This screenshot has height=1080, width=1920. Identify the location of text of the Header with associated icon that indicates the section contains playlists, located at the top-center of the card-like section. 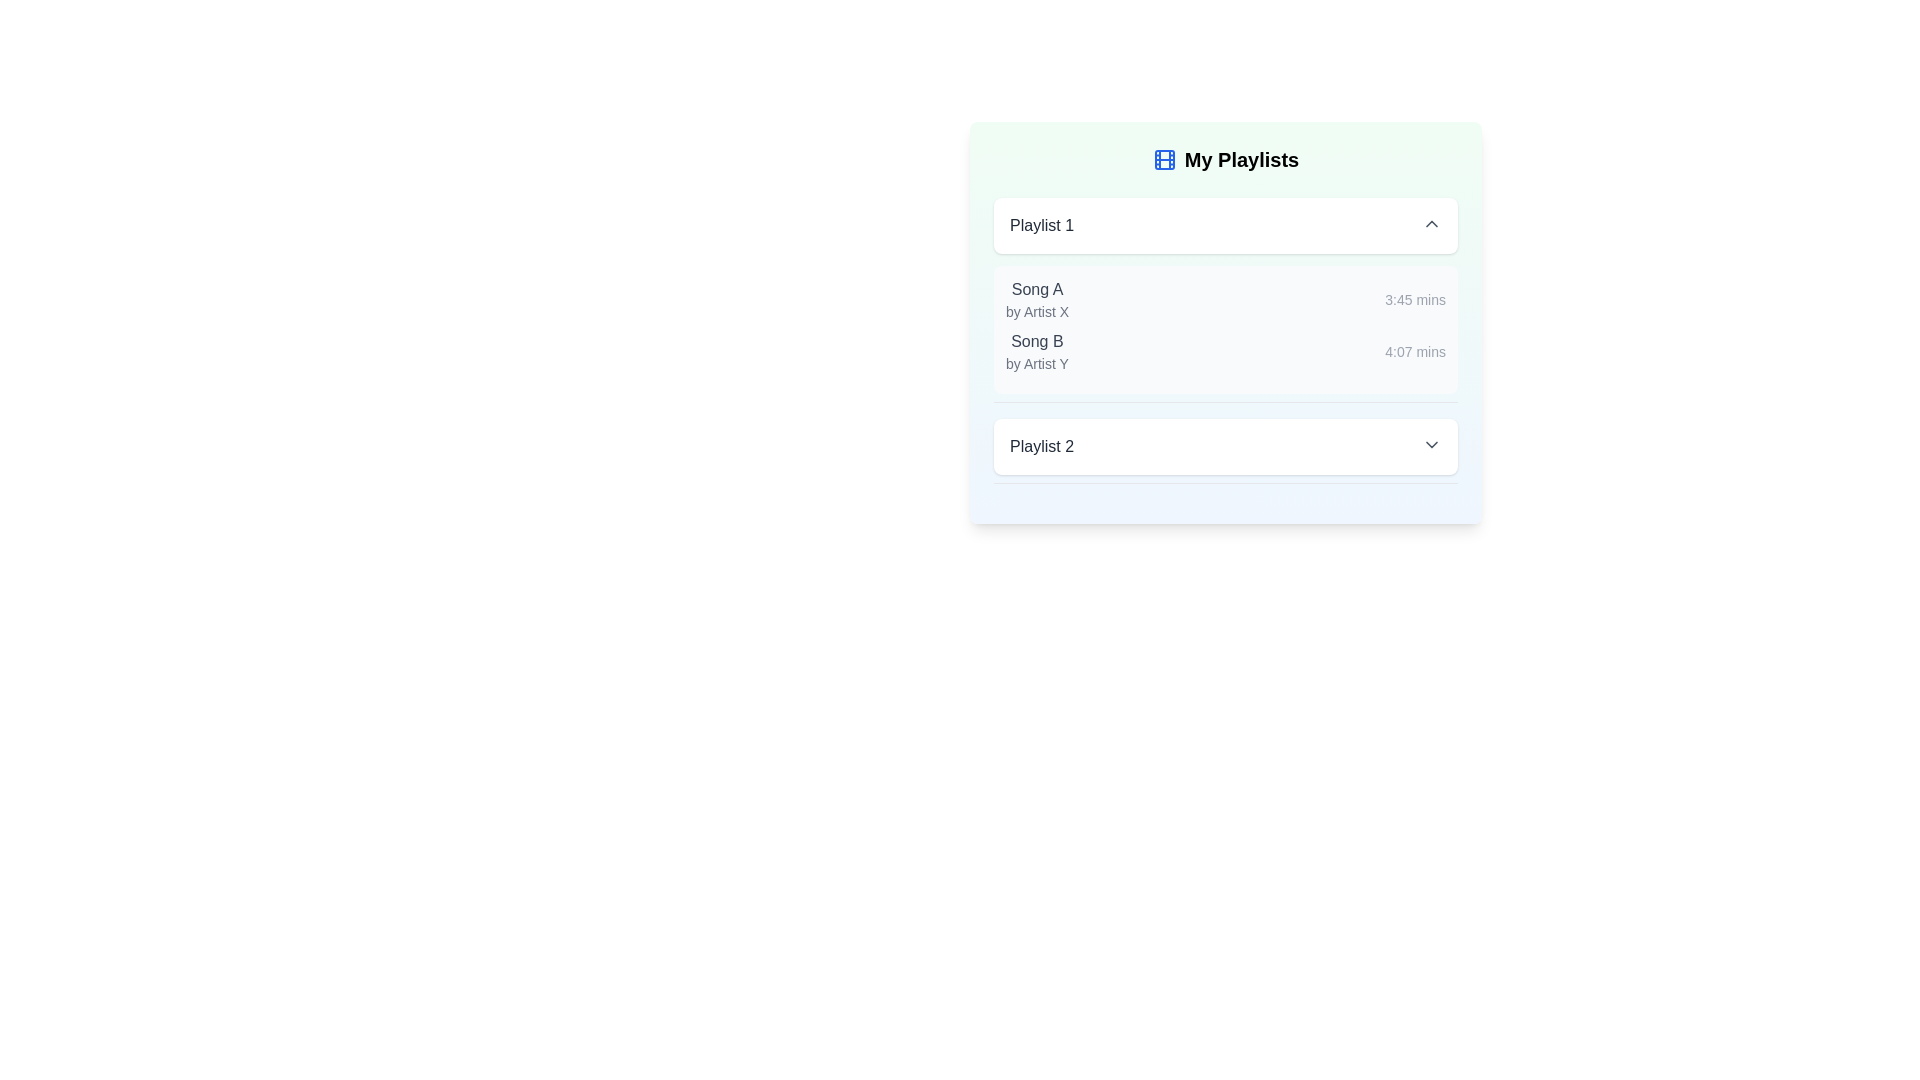
(1224, 158).